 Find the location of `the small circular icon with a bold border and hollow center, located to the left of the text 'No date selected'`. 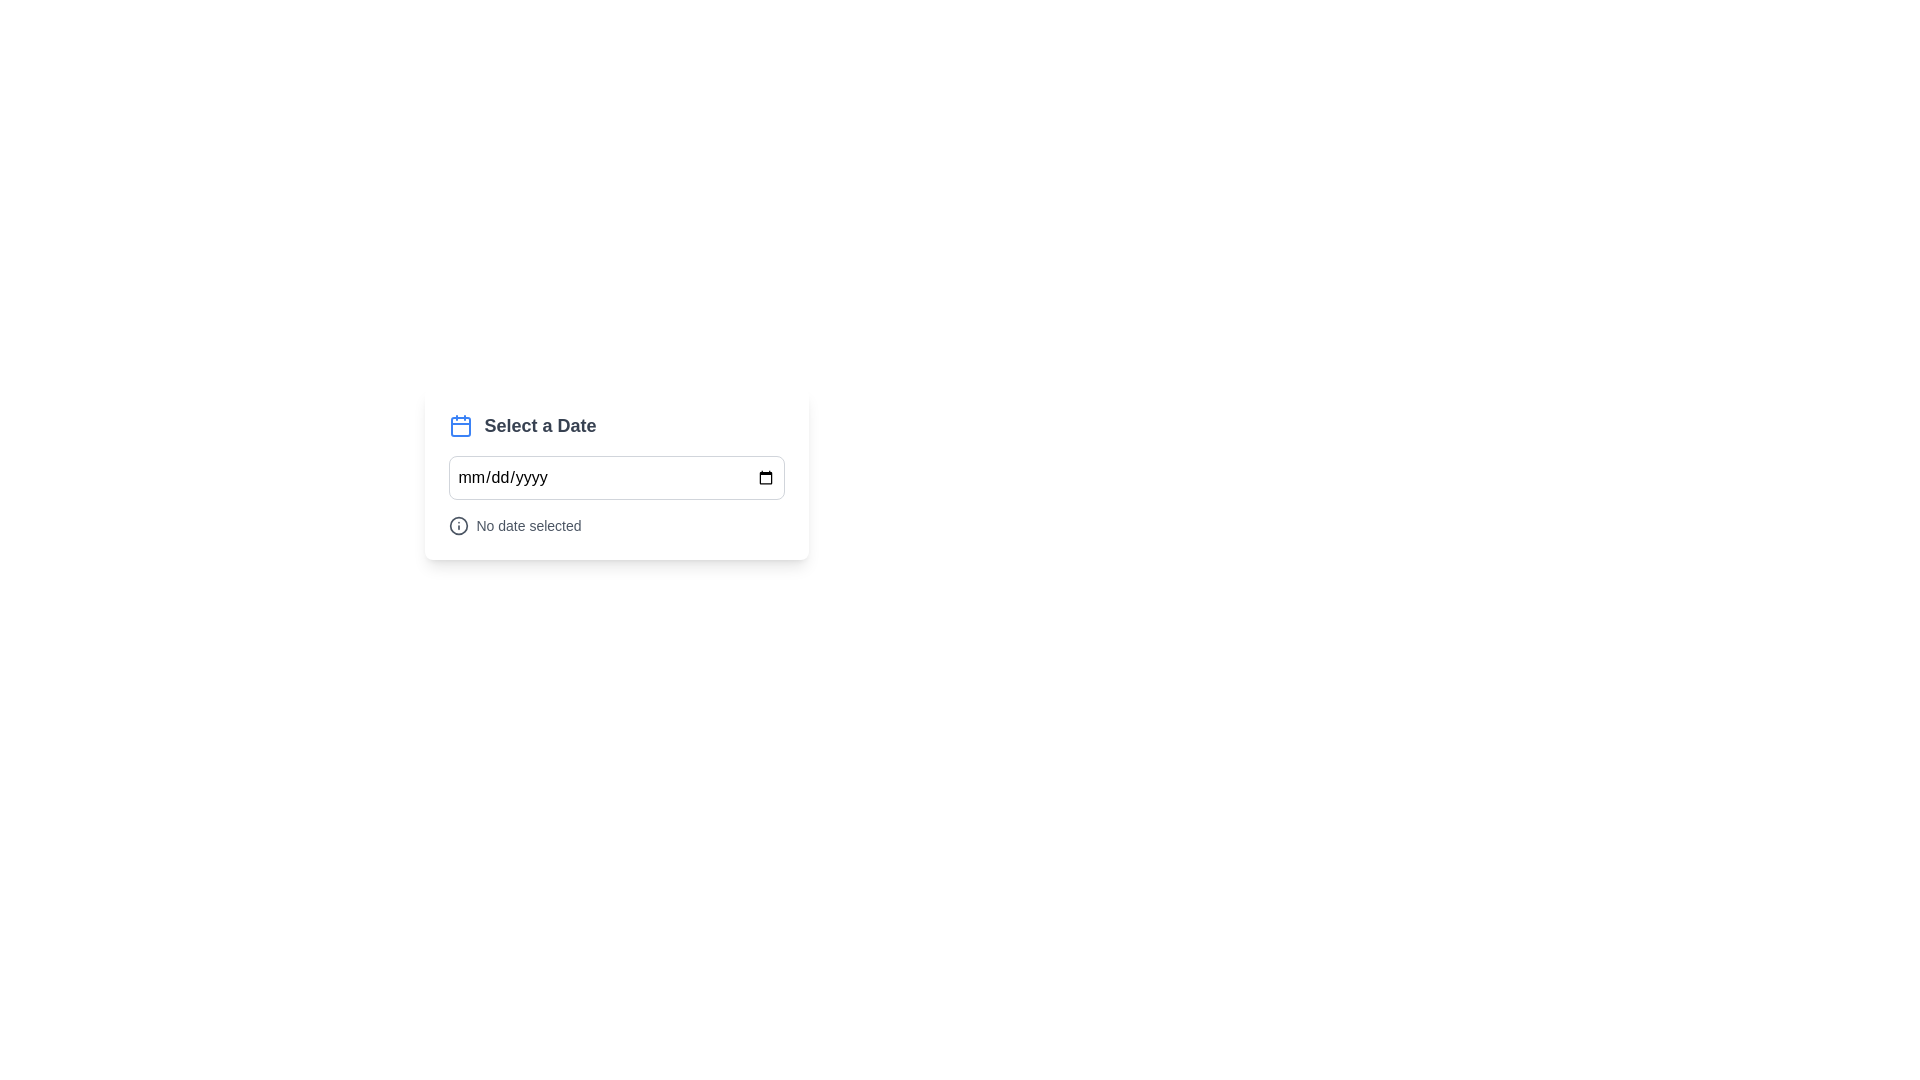

the small circular icon with a bold border and hollow center, located to the left of the text 'No date selected' is located at coordinates (457, 524).